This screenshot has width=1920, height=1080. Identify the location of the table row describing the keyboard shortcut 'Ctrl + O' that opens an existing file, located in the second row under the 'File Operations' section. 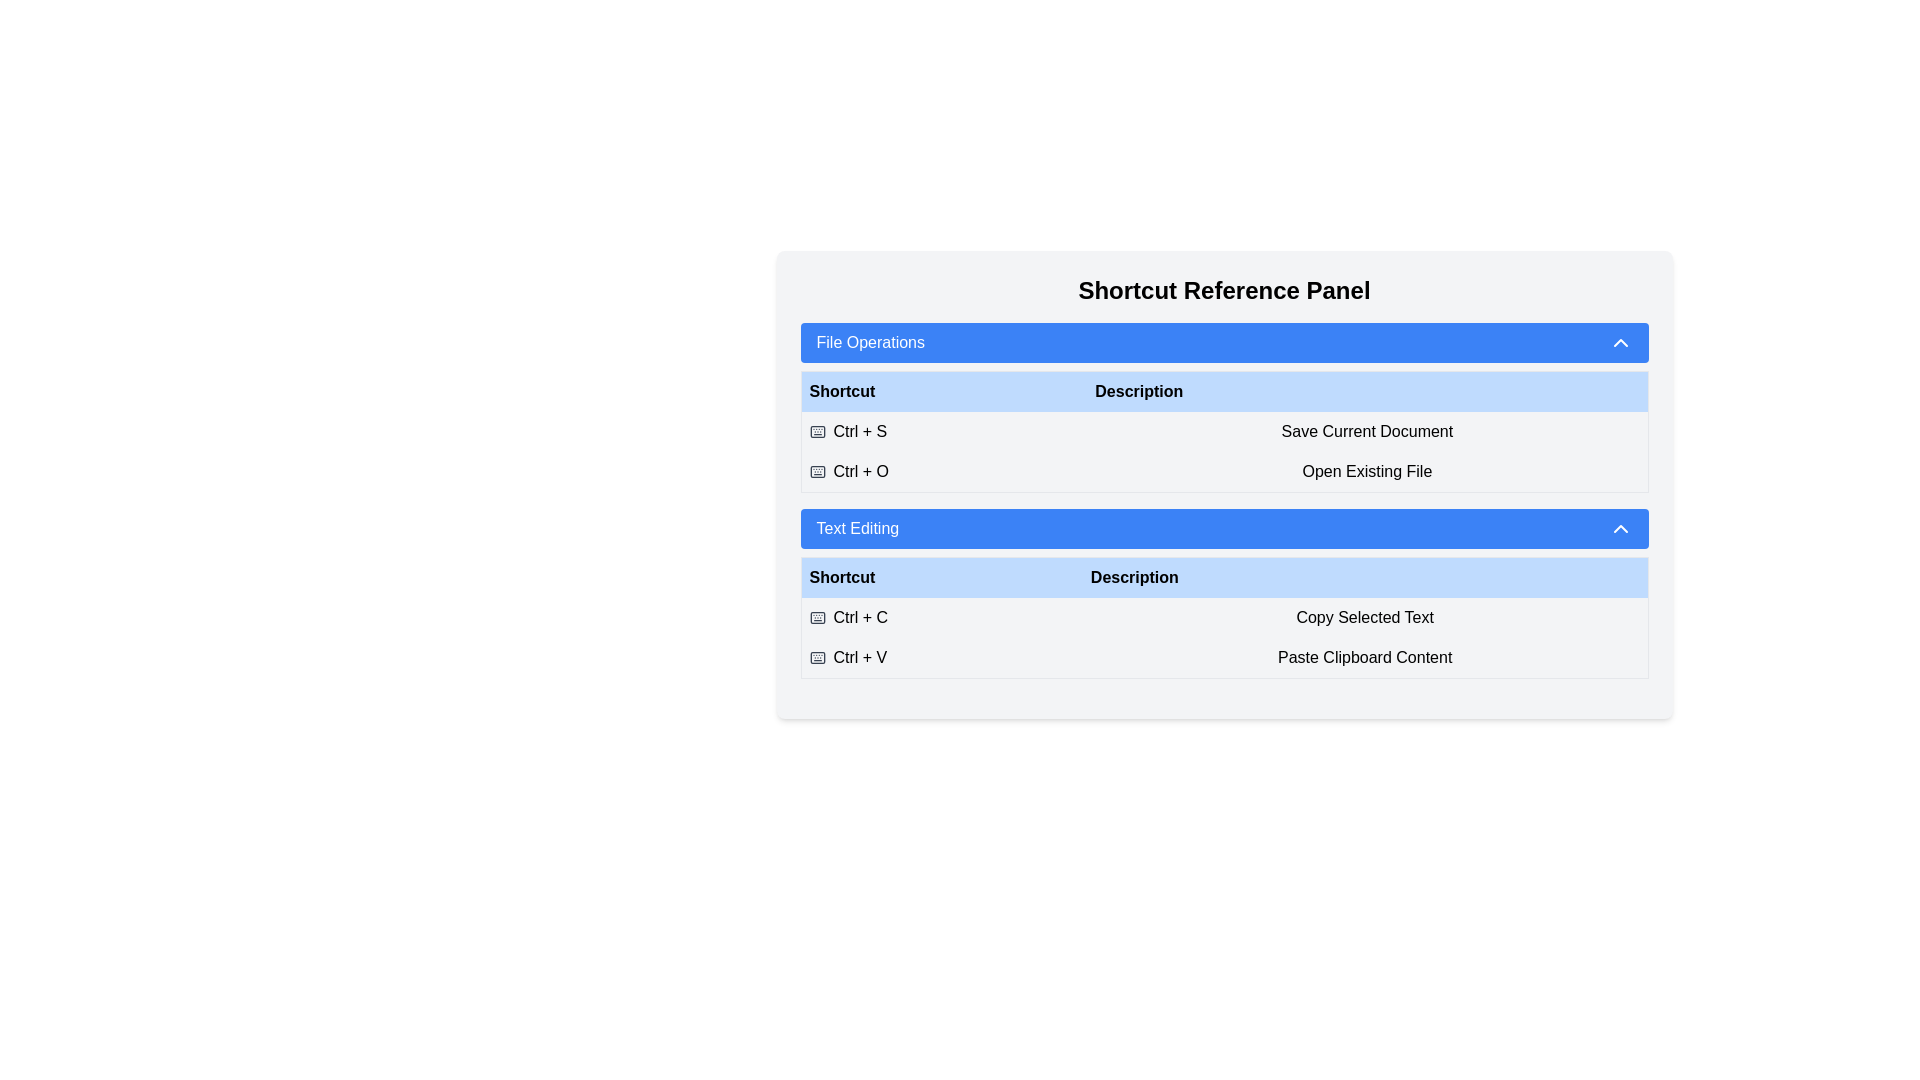
(1223, 472).